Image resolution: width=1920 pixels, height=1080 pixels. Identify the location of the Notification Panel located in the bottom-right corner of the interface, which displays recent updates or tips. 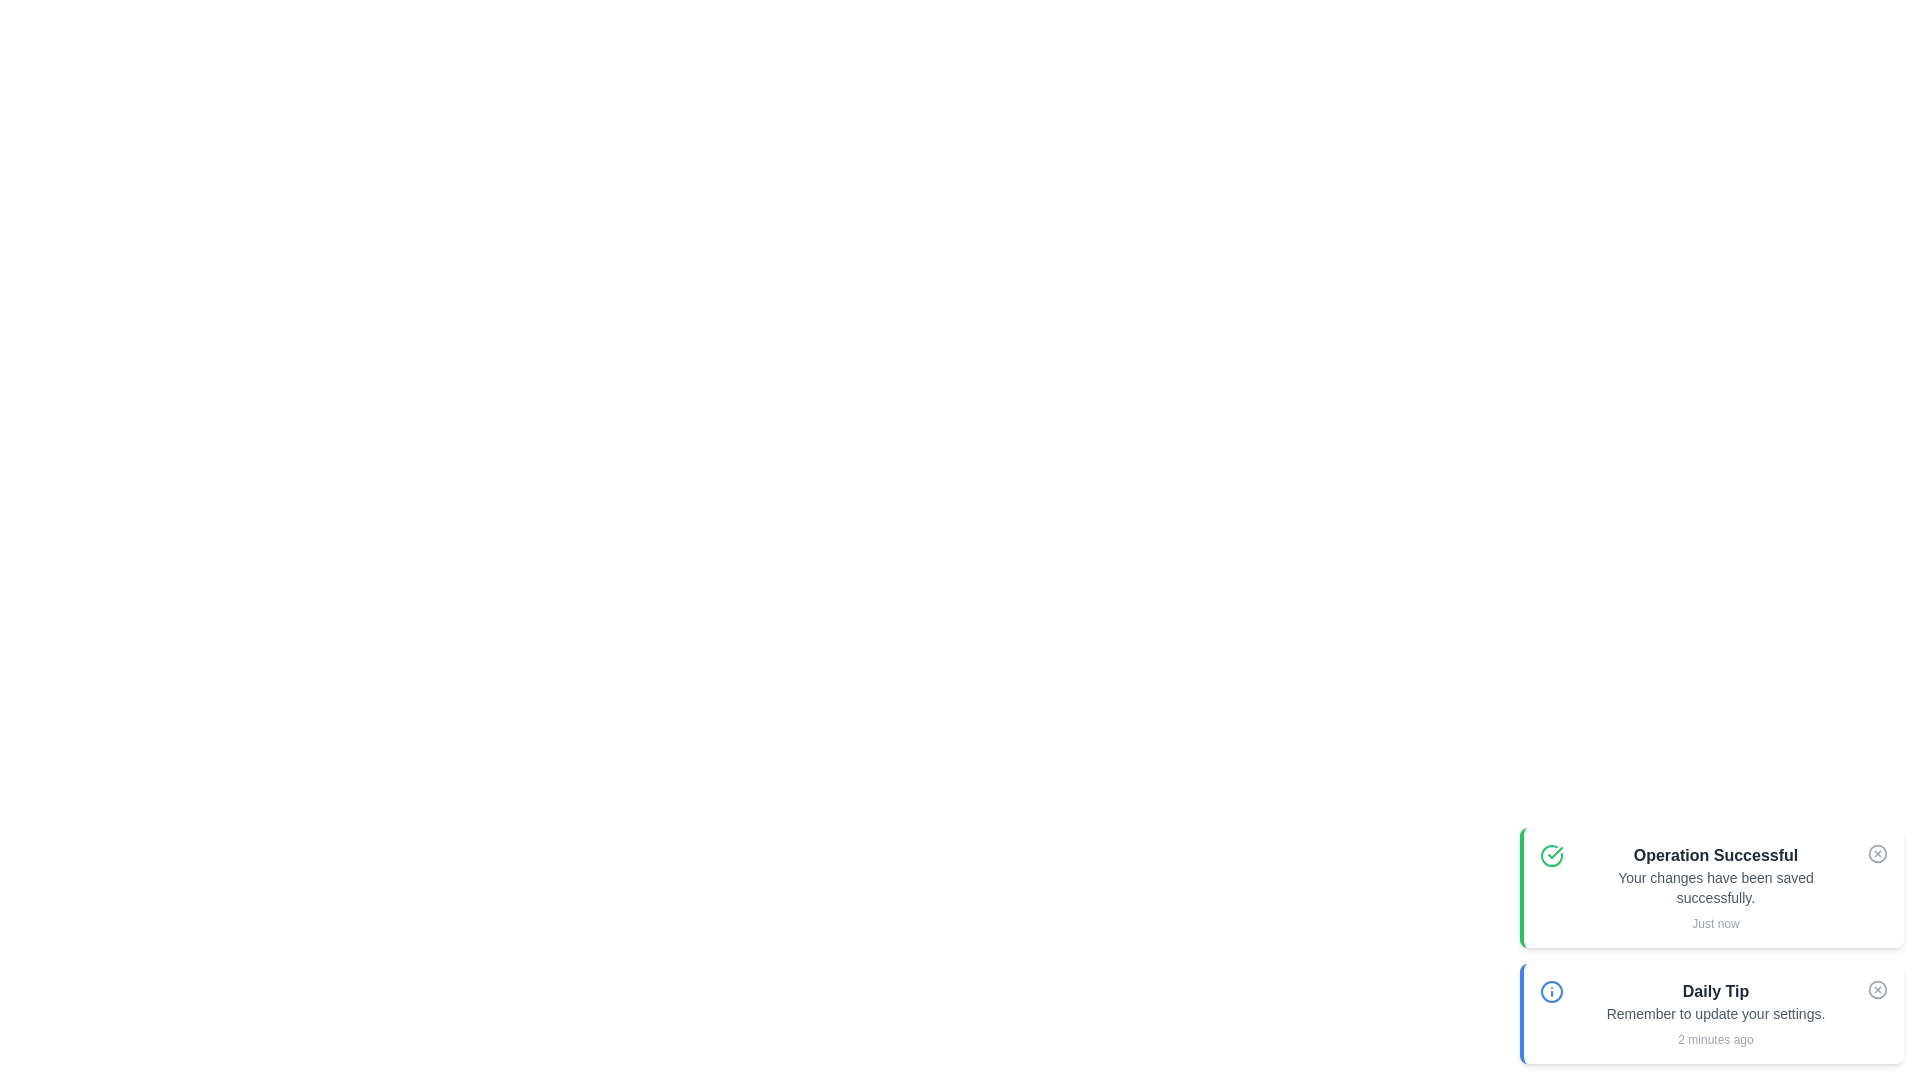
(1711, 945).